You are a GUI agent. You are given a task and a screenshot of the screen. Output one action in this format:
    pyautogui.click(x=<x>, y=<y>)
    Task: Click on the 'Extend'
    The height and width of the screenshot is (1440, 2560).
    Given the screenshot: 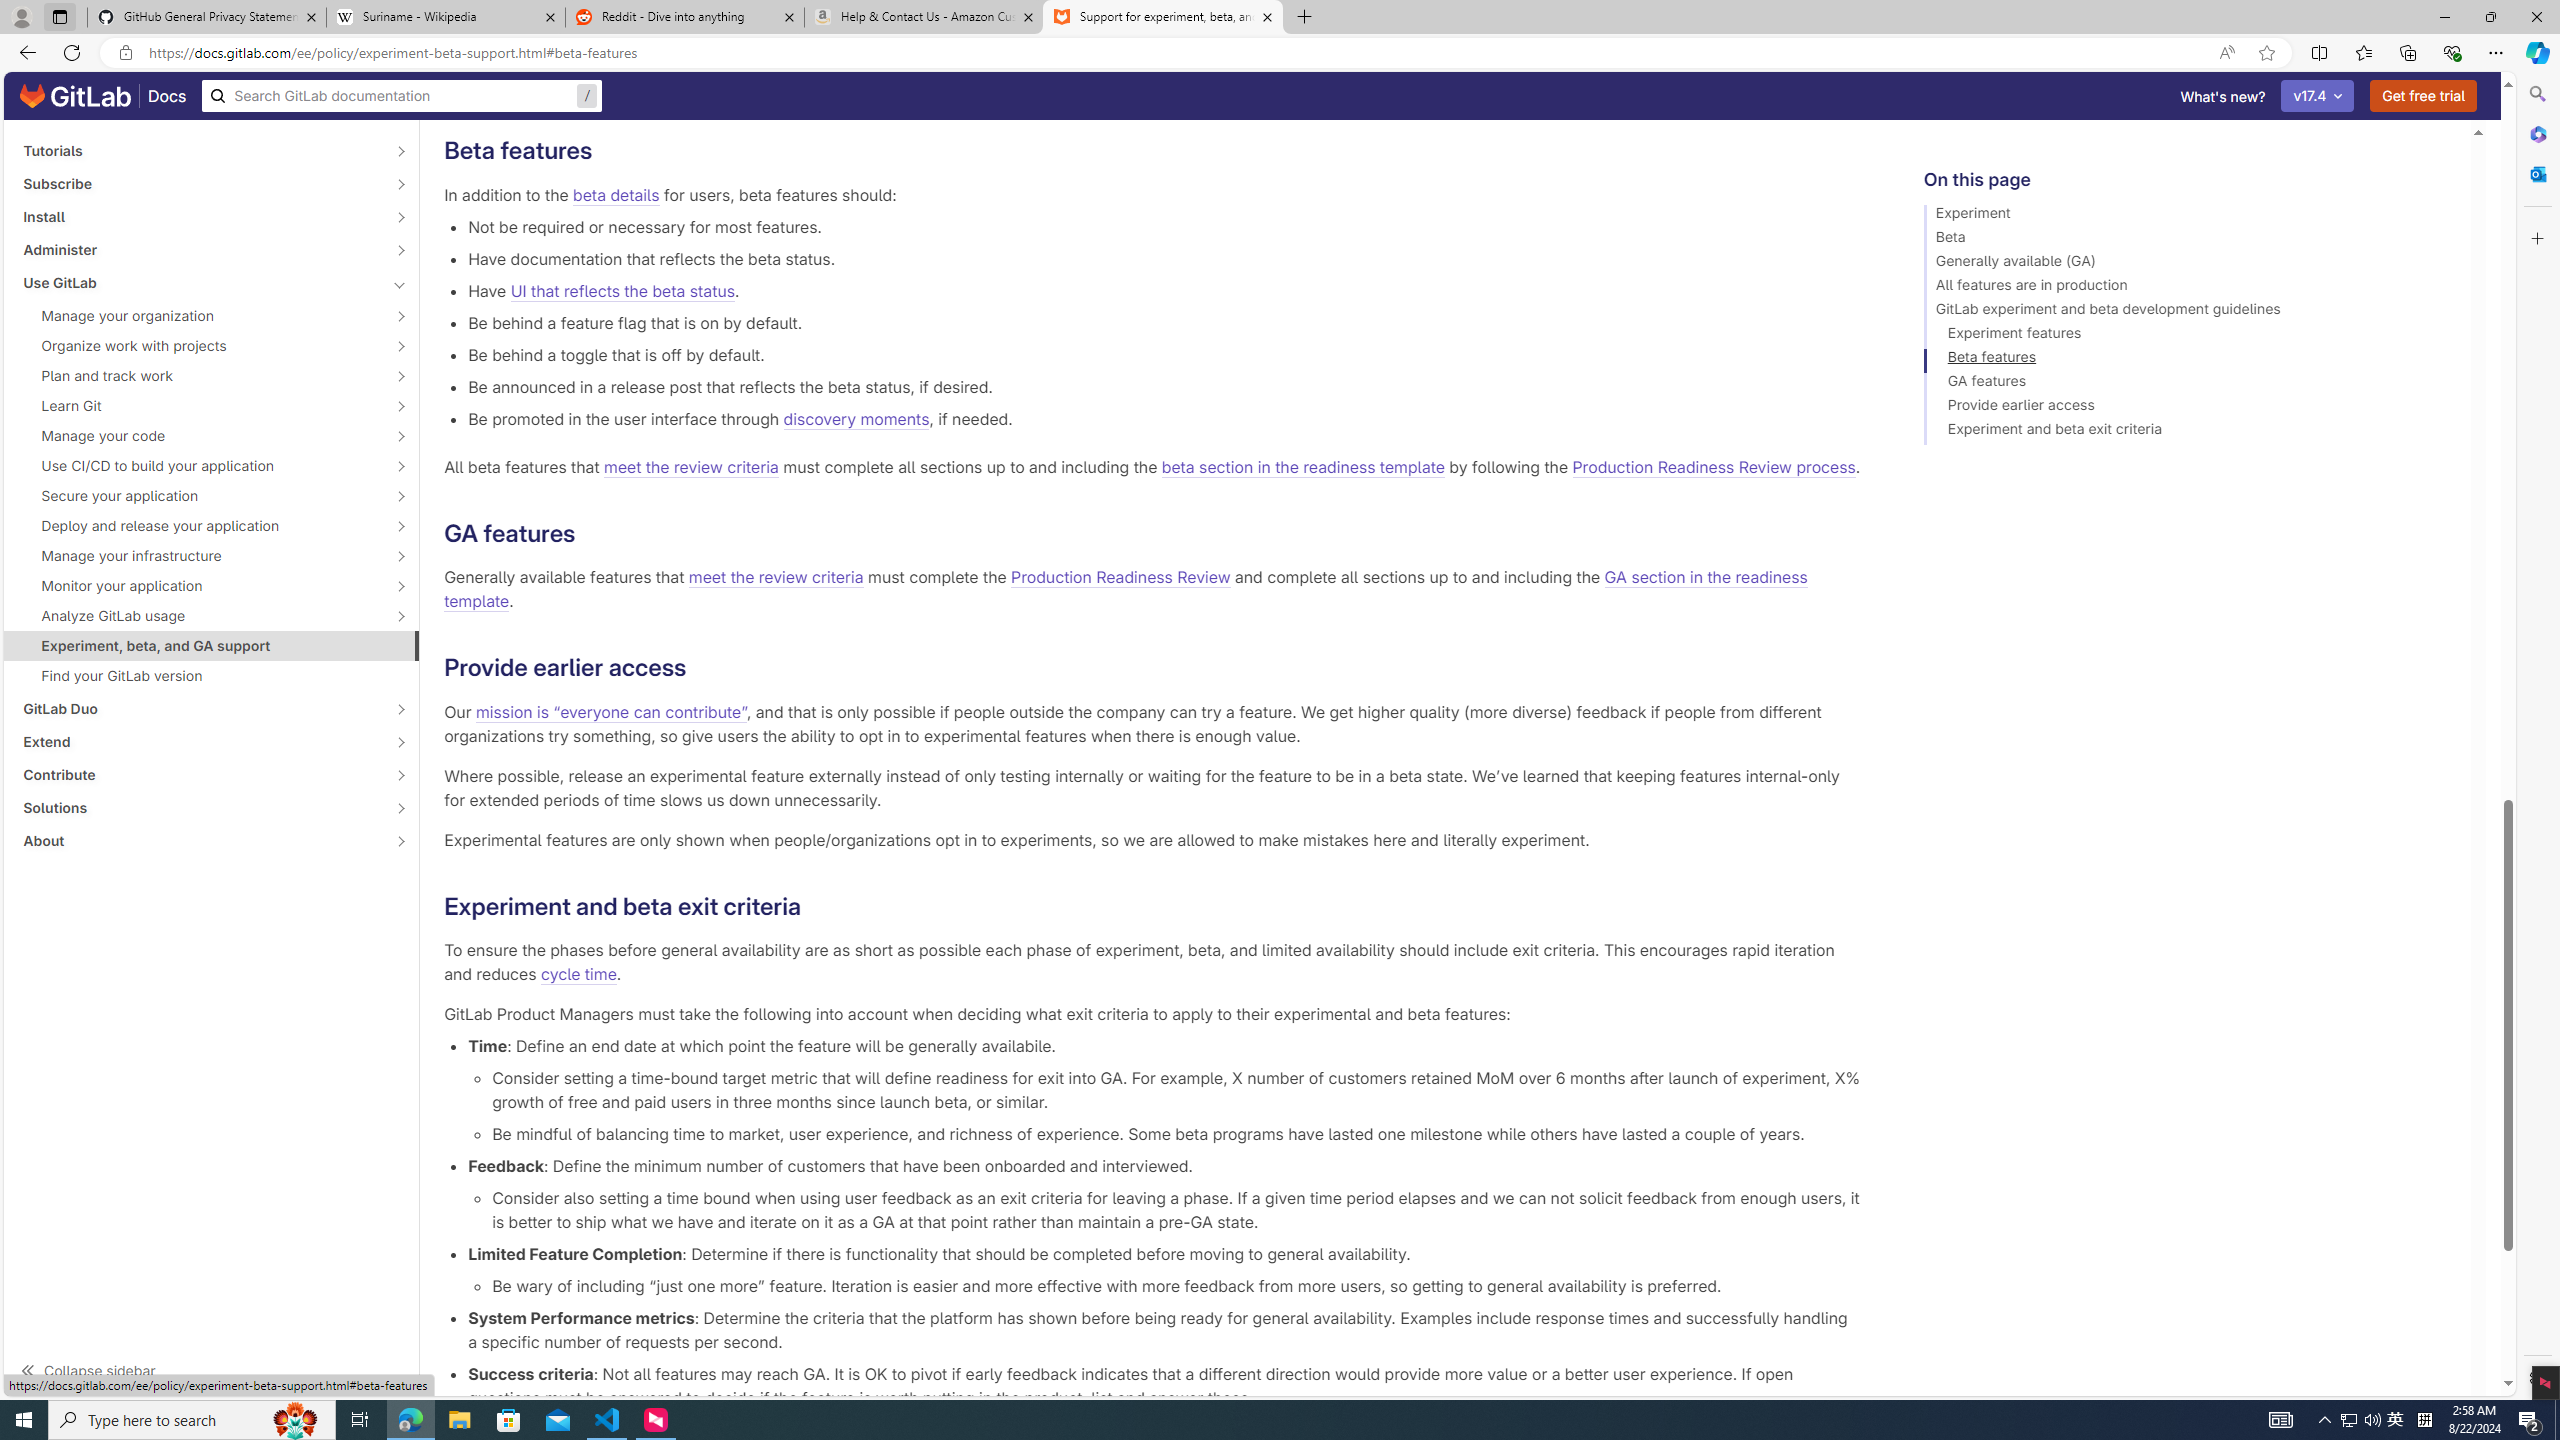 What is the action you would take?
    pyautogui.click(x=199, y=742)
    